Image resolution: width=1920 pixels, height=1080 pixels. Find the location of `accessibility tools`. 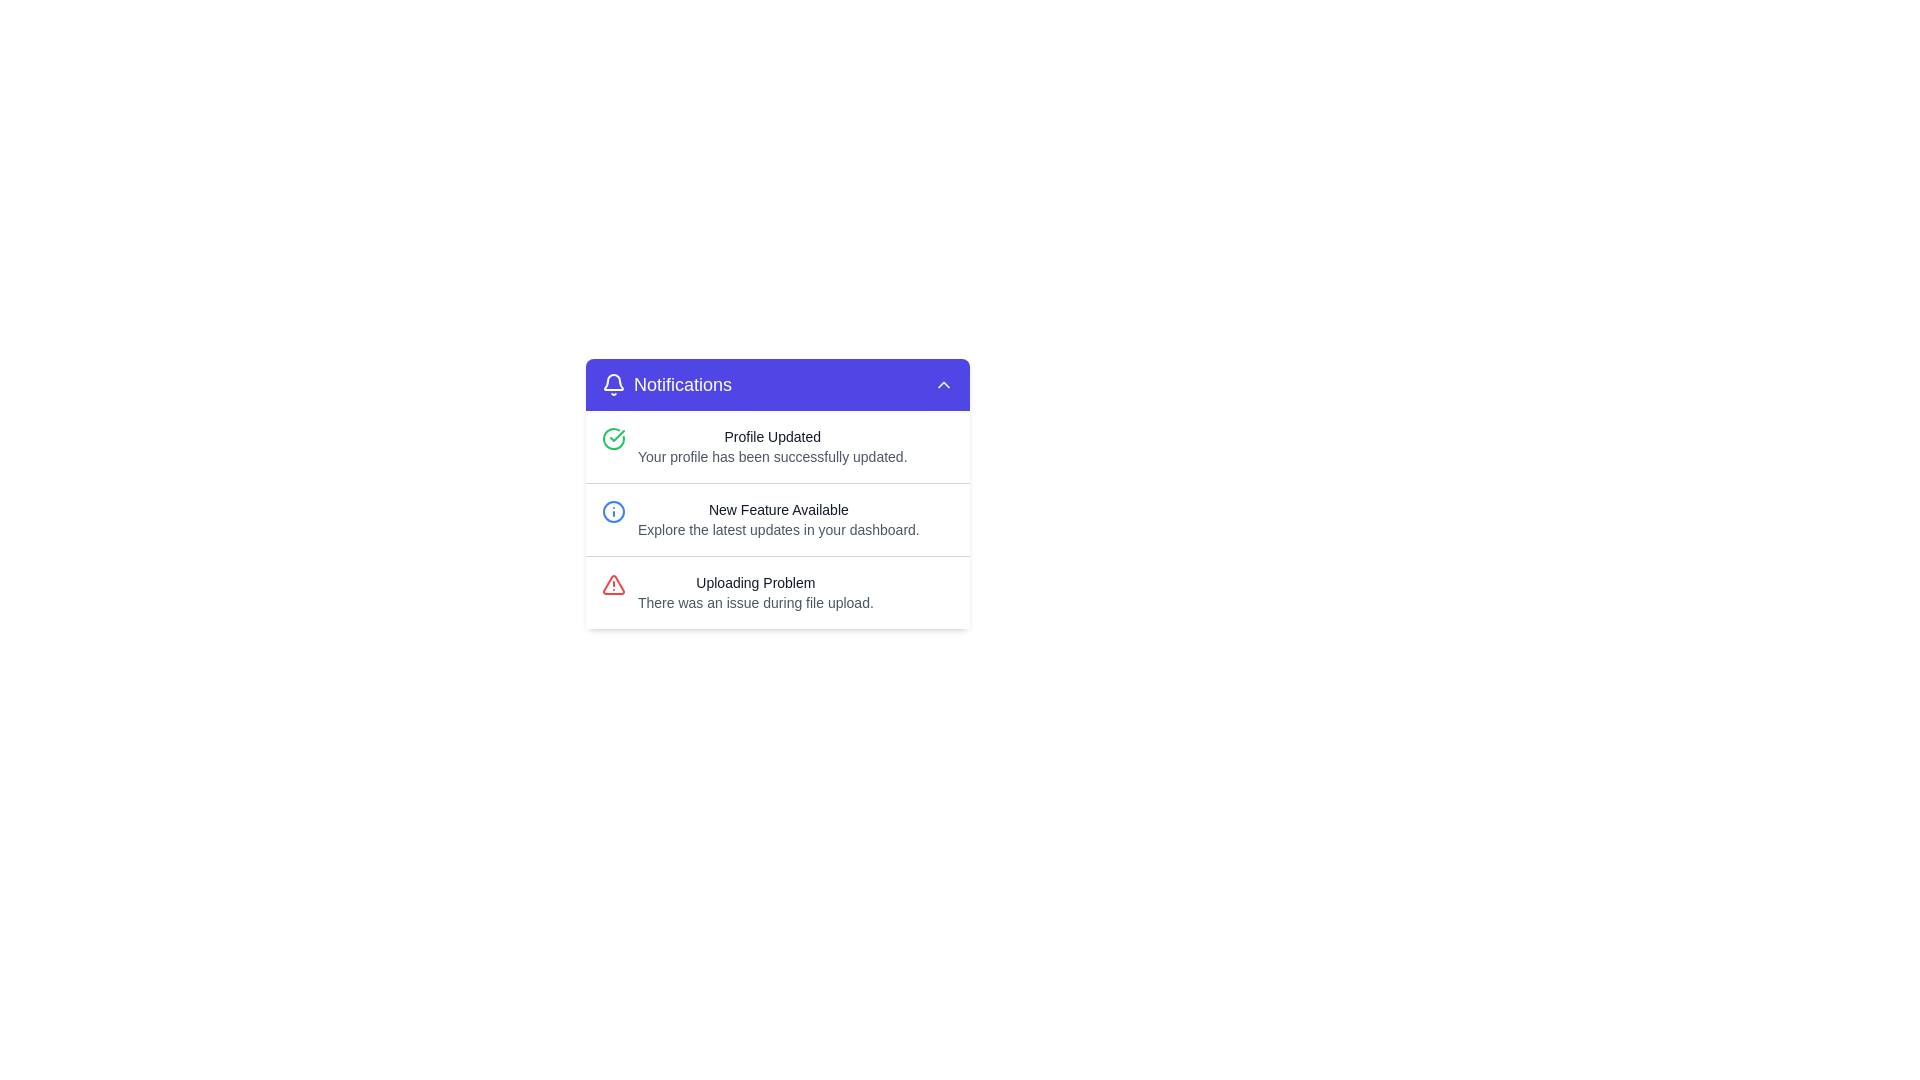

accessibility tools is located at coordinates (613, 381).